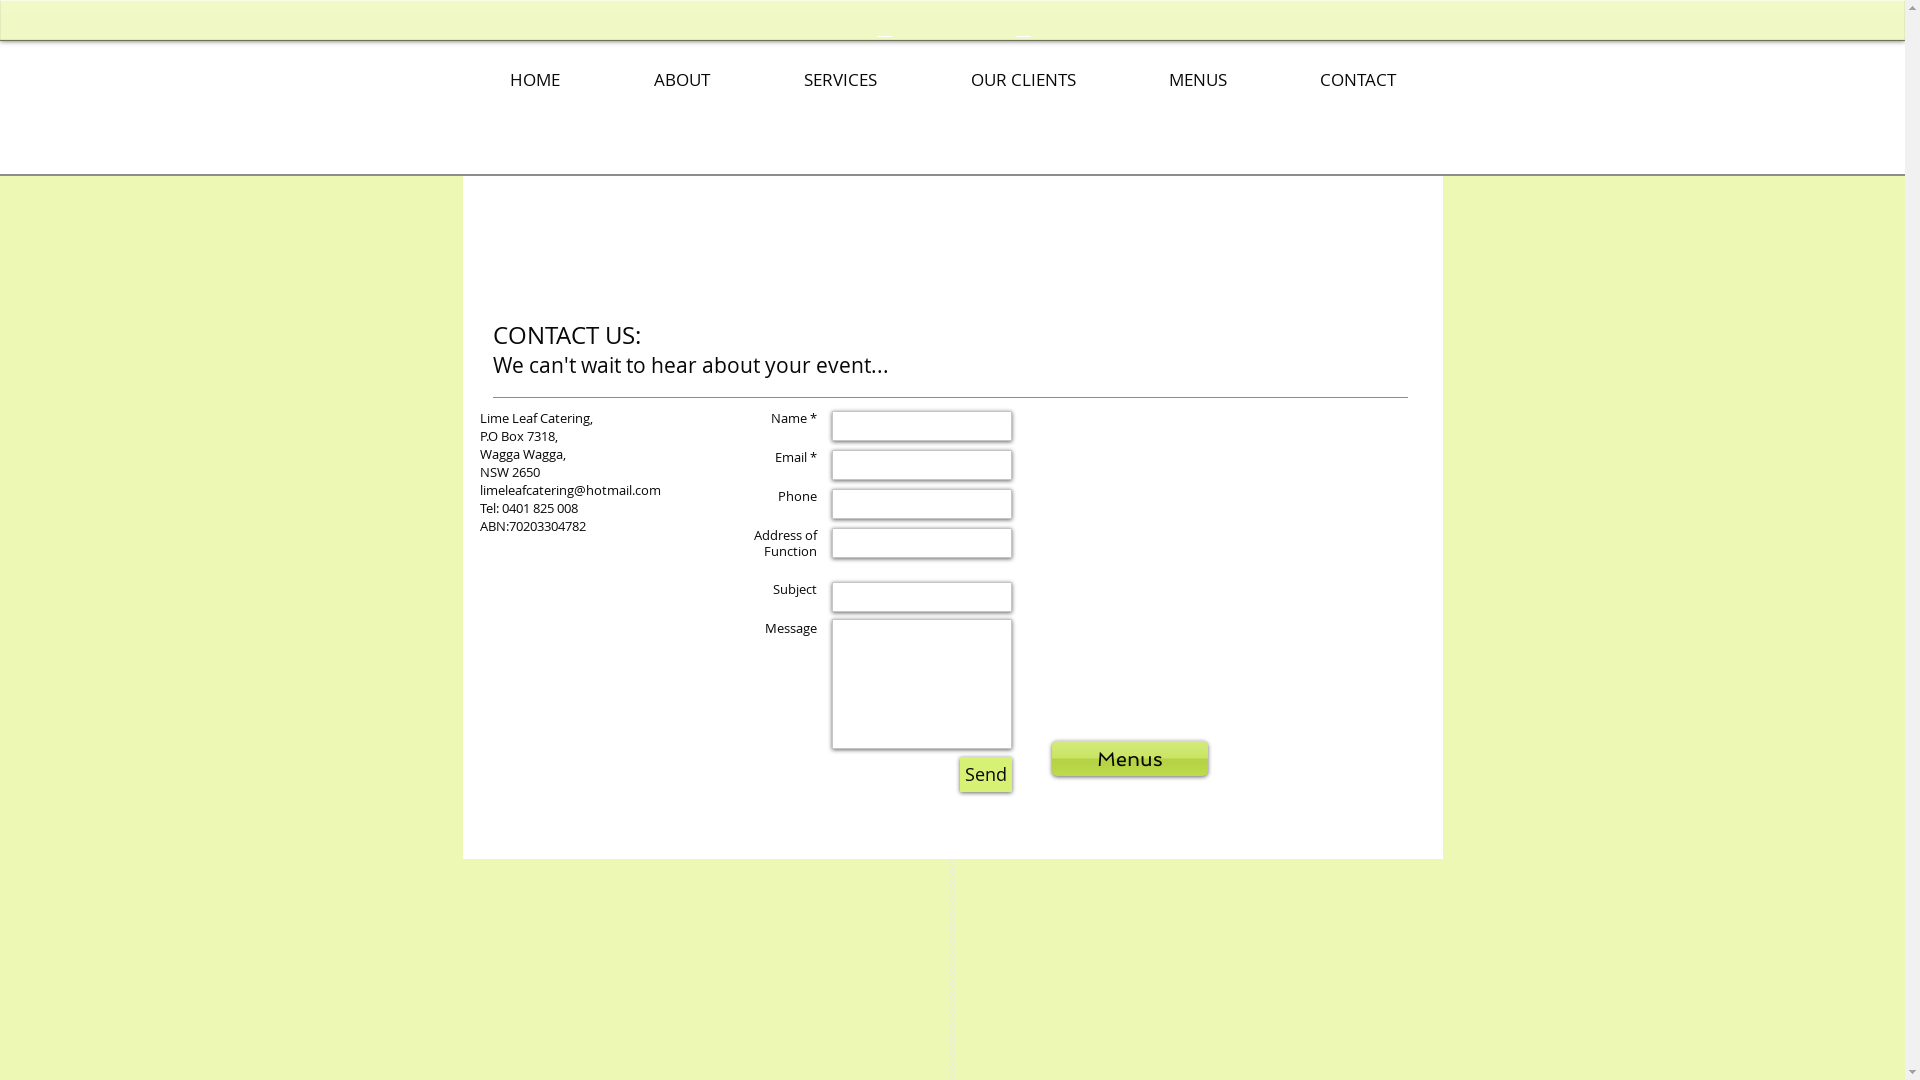 The image size is (1920, 1080). I want to click on 'ABOUT', so click(681, 79).